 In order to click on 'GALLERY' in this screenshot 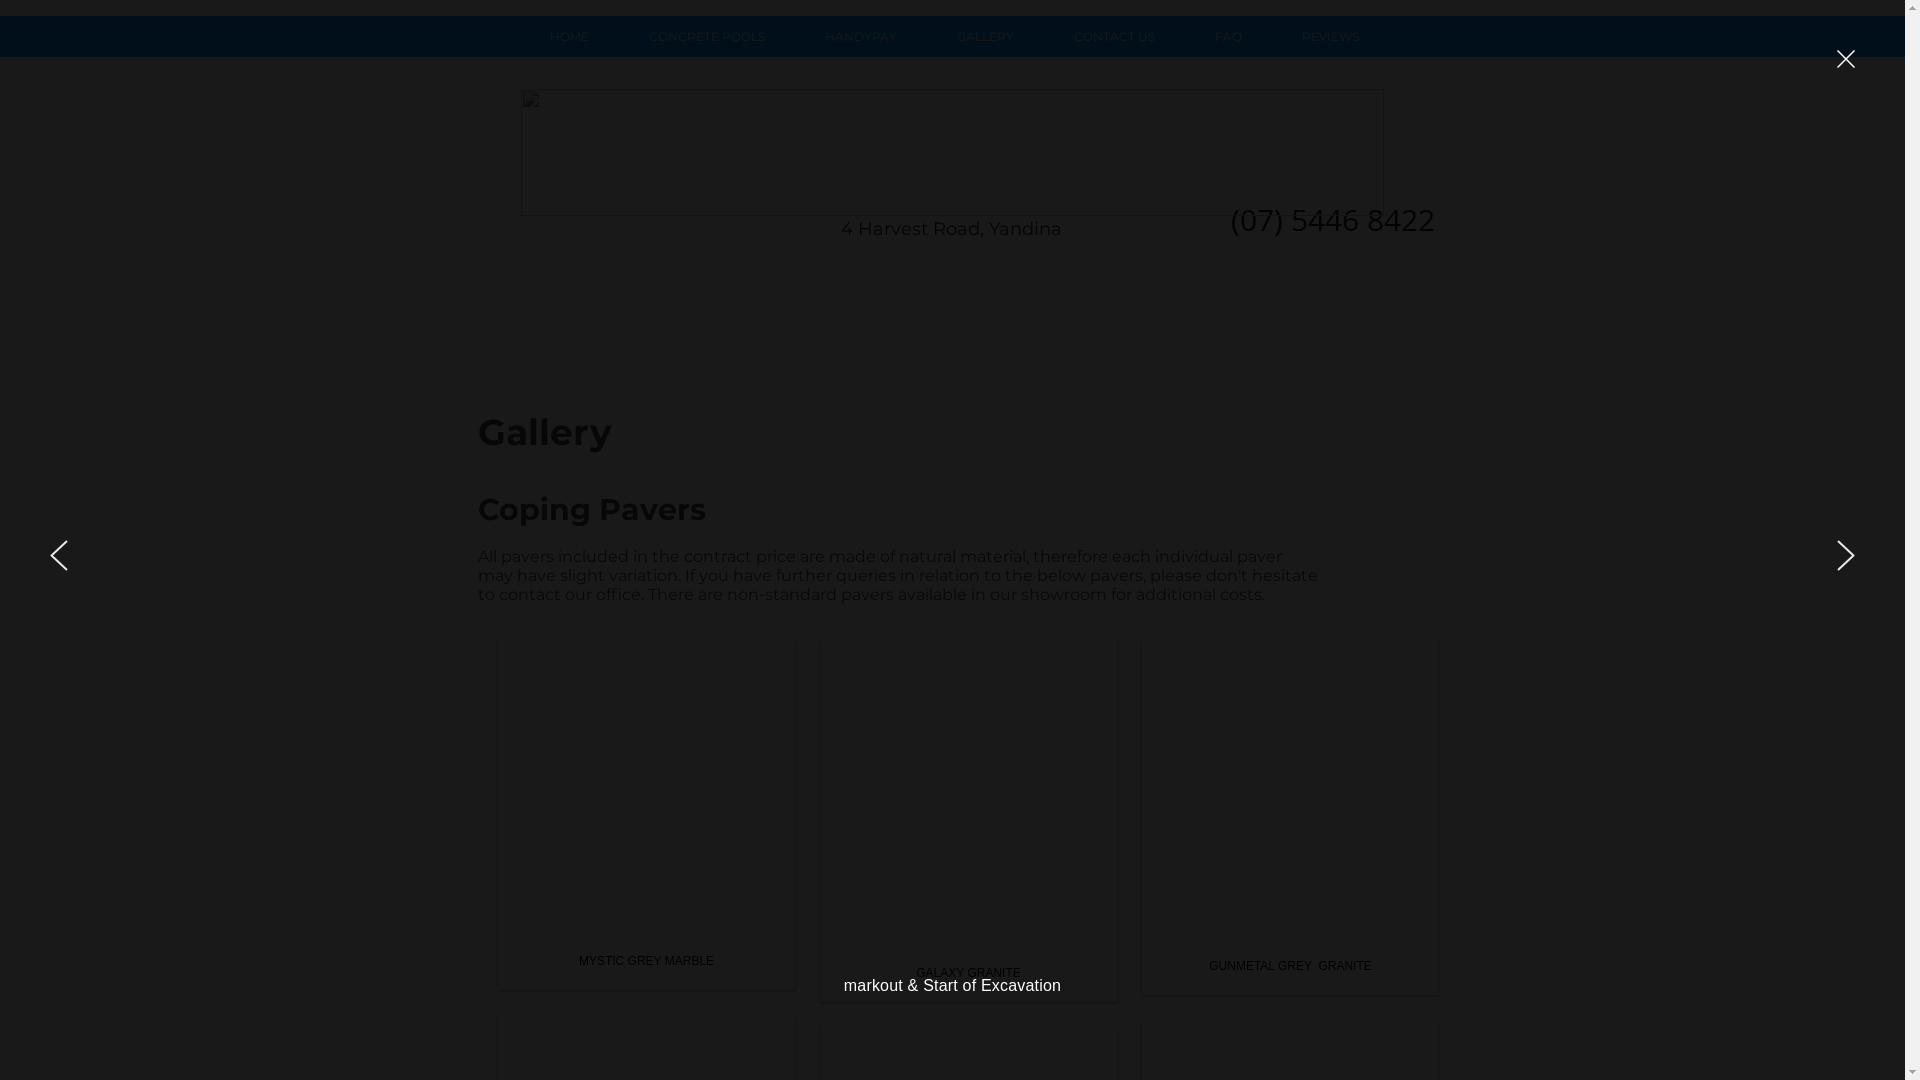, I will do `click(984, 36)`.